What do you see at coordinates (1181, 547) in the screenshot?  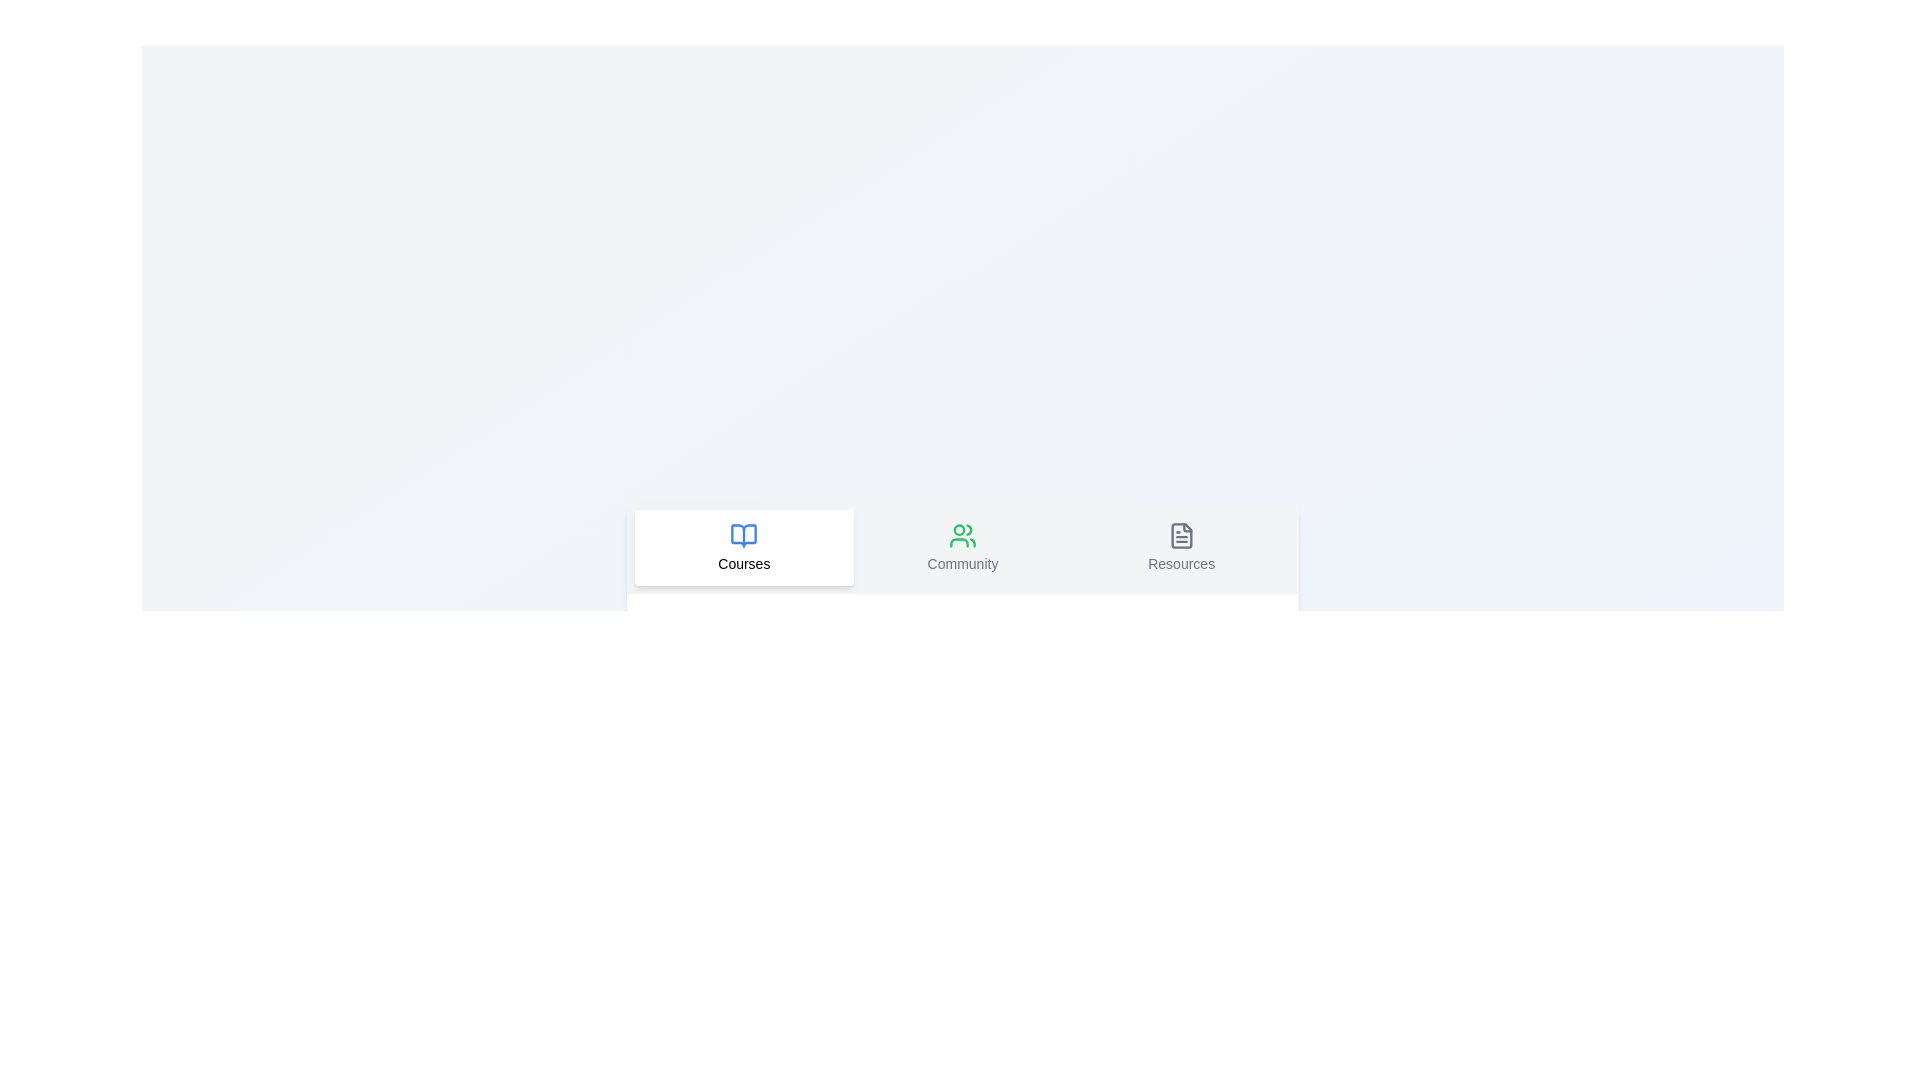 I see `the Resources tab` at bounding box center [1181, 547].